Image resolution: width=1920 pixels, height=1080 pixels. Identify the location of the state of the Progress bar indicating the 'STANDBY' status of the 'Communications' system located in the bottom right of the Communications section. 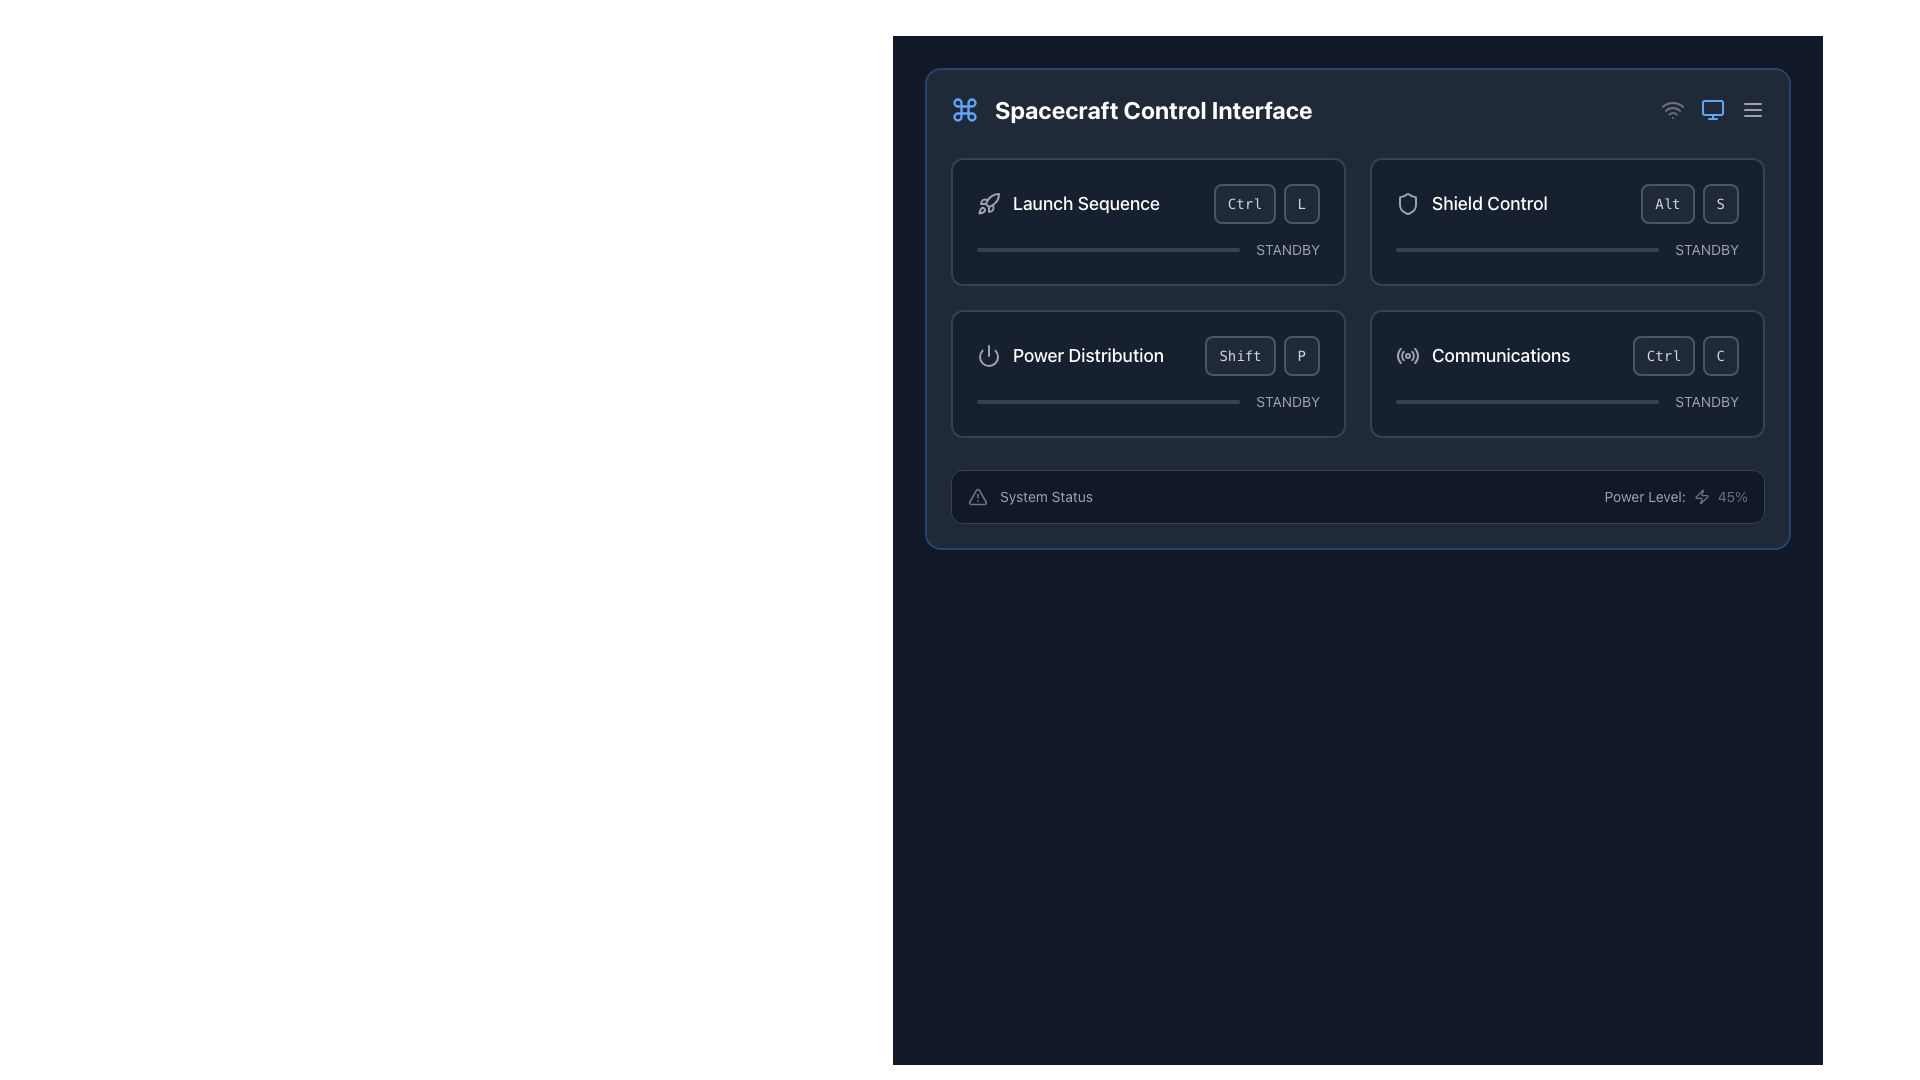
(1566, 401).